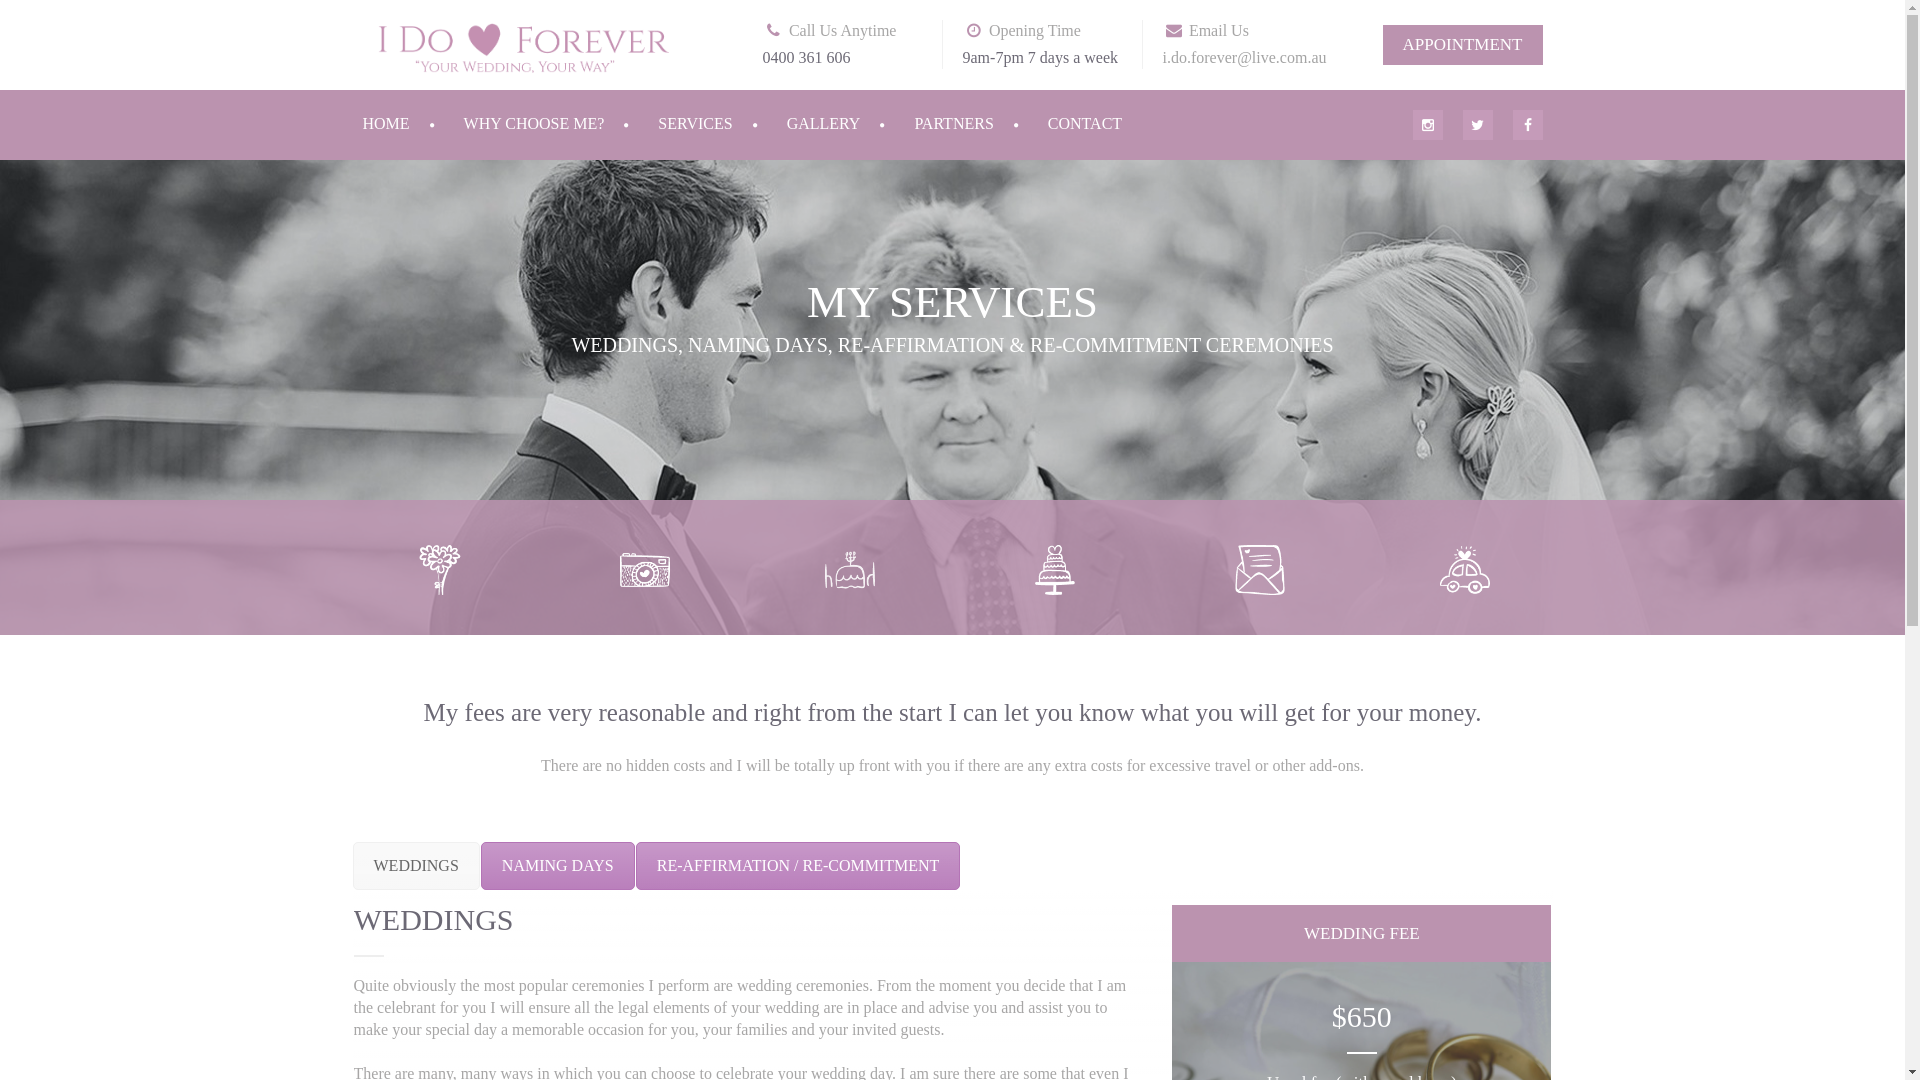  What do you see at coordinates (912, 123) in the screenshot?
I see `'PARTNERS'` at bounding box center [912, 123].